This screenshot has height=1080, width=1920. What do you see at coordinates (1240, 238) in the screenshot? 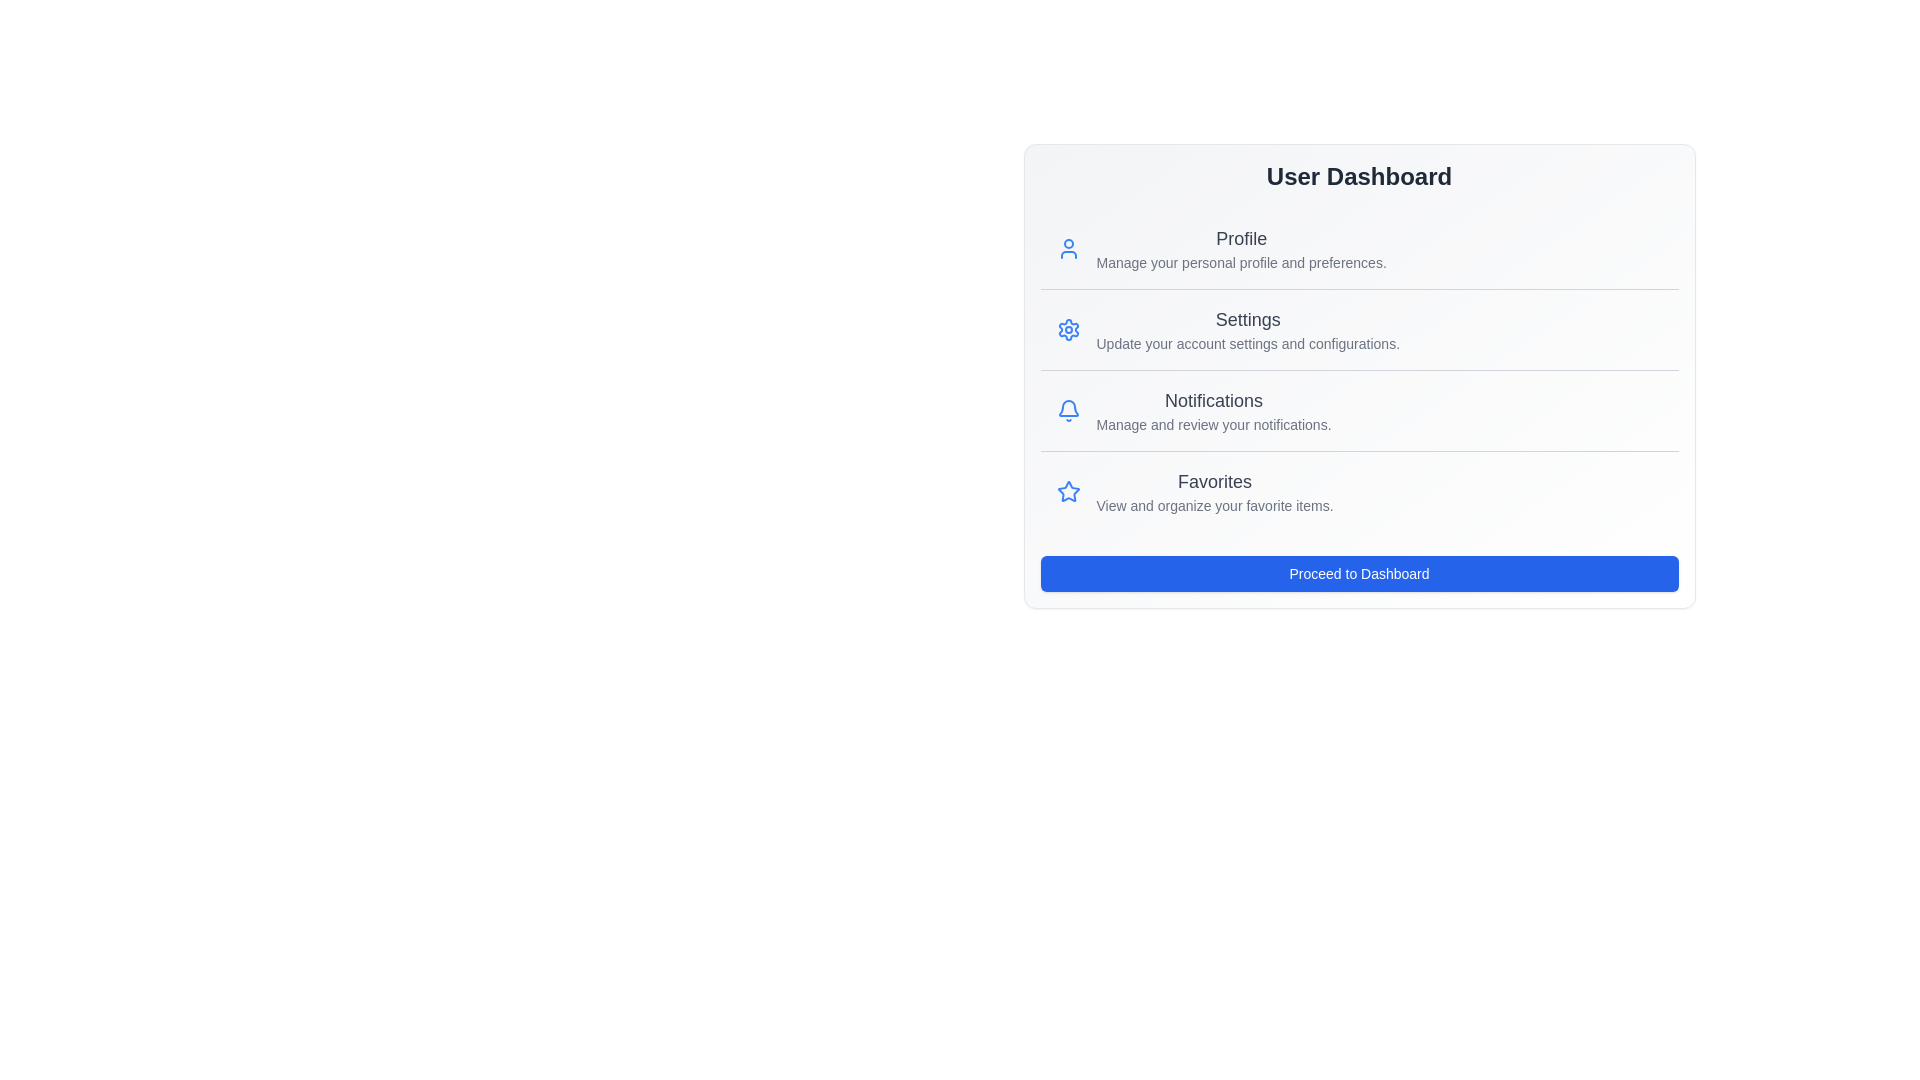
I see `the 'Profile' text label, which serves as a section header in the upper portion of the main dashboard panel, located above a smaller description text` at bounding box center [1240, 238].